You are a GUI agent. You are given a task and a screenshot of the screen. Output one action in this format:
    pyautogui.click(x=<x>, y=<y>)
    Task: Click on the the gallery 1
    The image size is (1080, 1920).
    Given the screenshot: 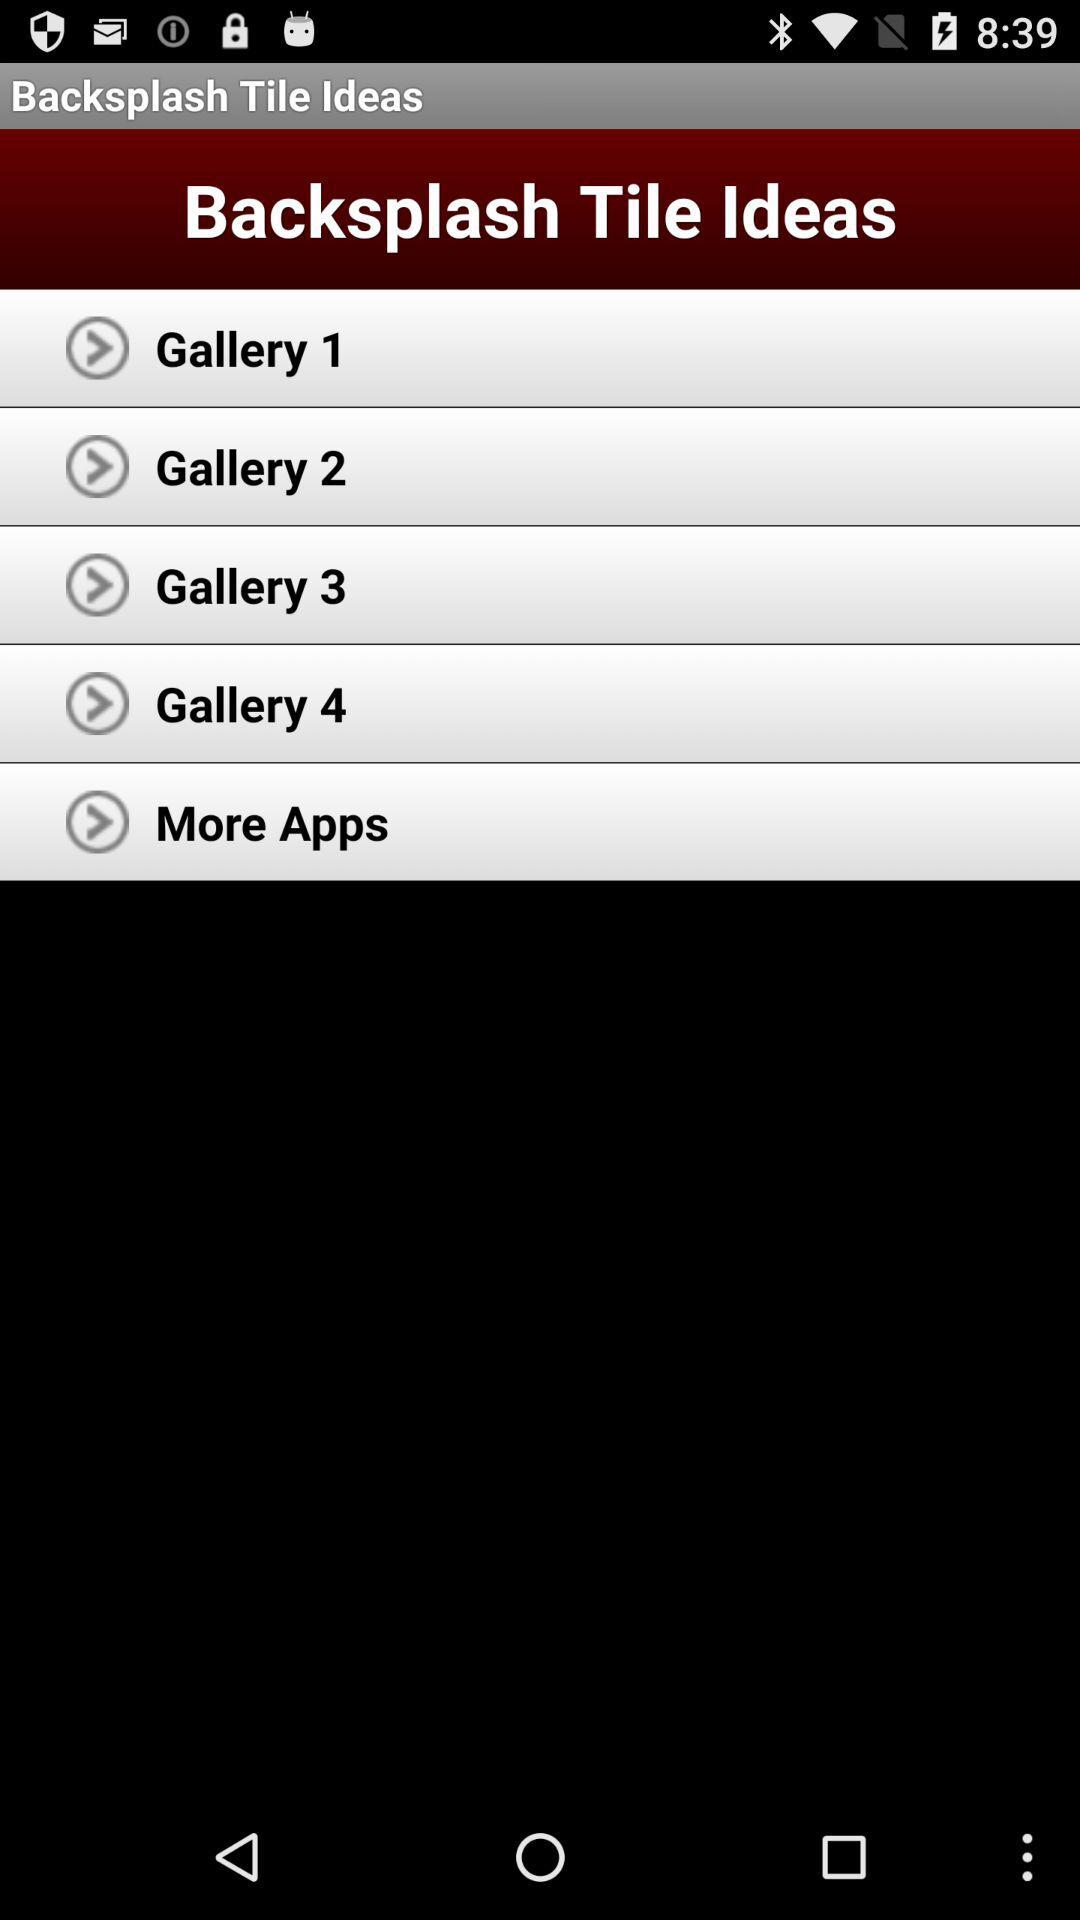 What is the action you would take?
    pyautogui.click(x=250, y=347)
    